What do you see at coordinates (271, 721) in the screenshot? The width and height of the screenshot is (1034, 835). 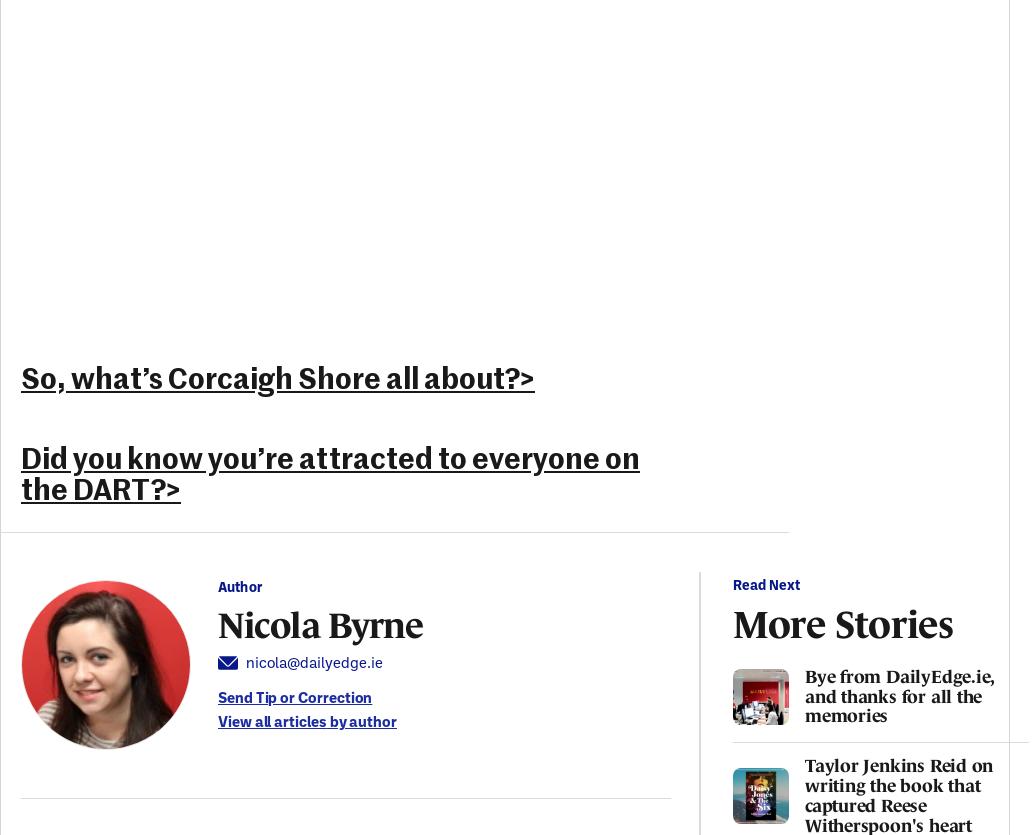 I see `'View all articles'` at bounding box center [271, 721].